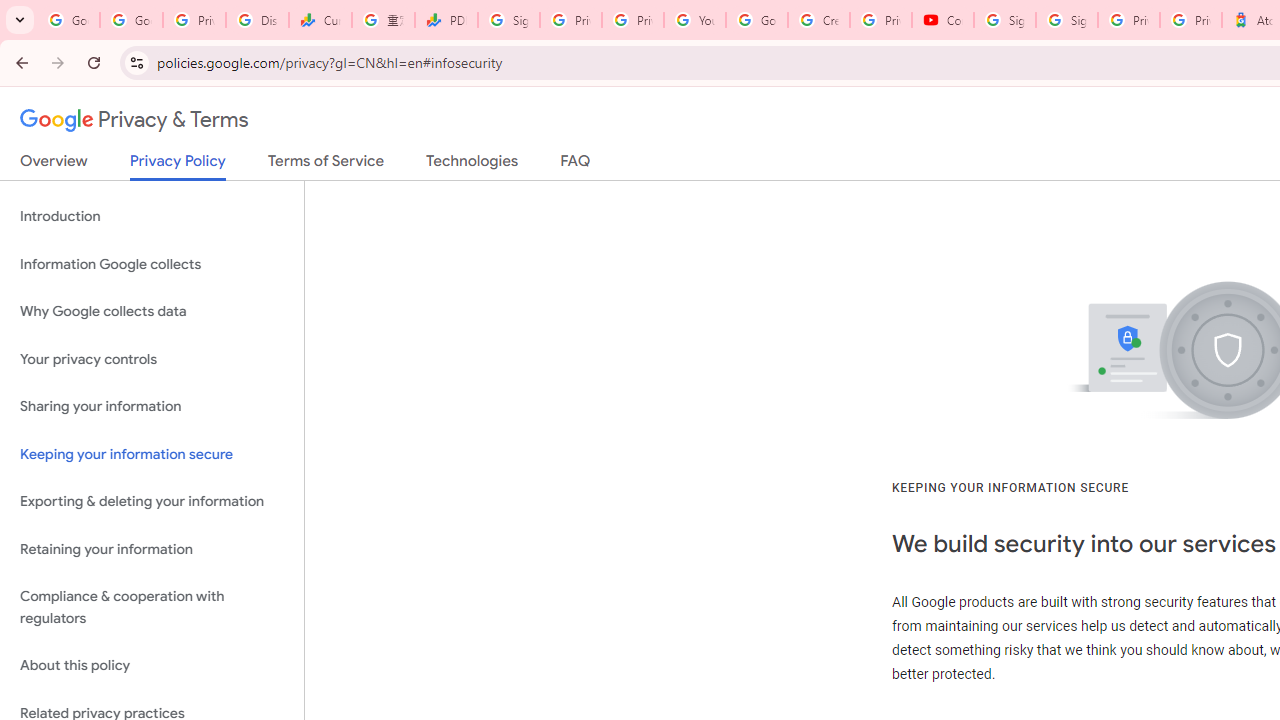  I want to click on 'Google Account Help', so click(756, 20).